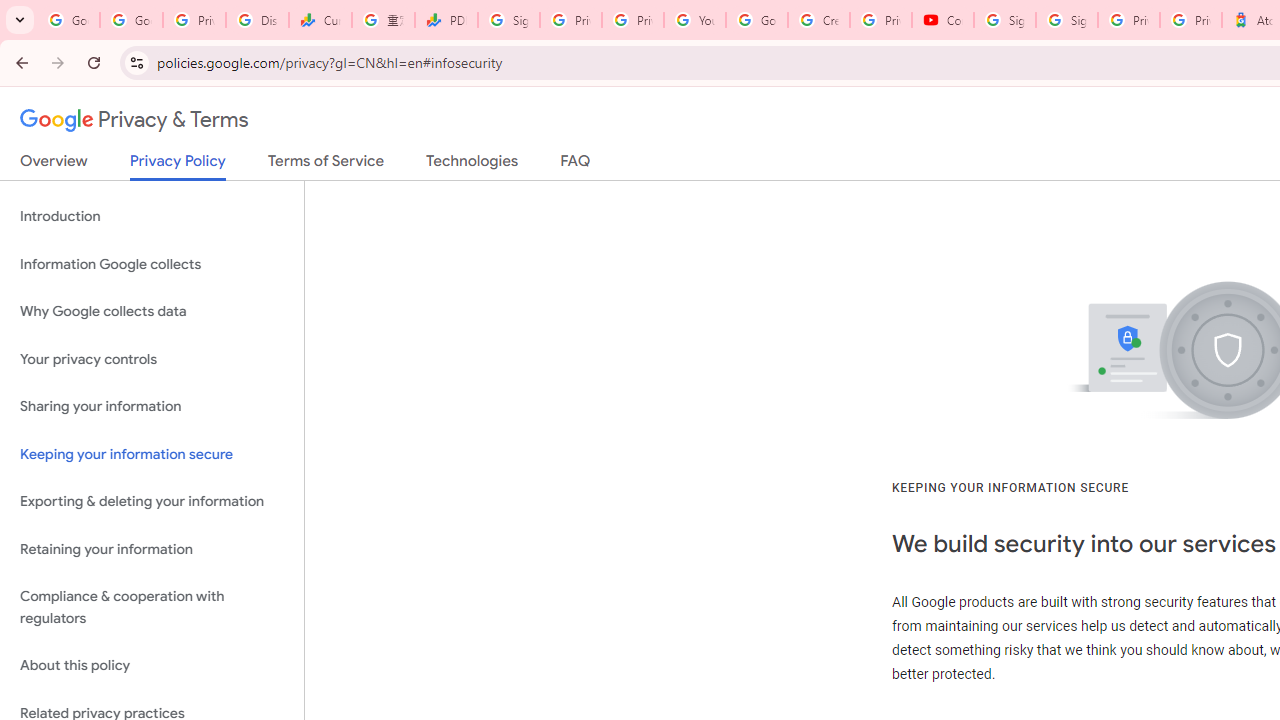  I want to click on 'Google Account Help', so click(756, 20).